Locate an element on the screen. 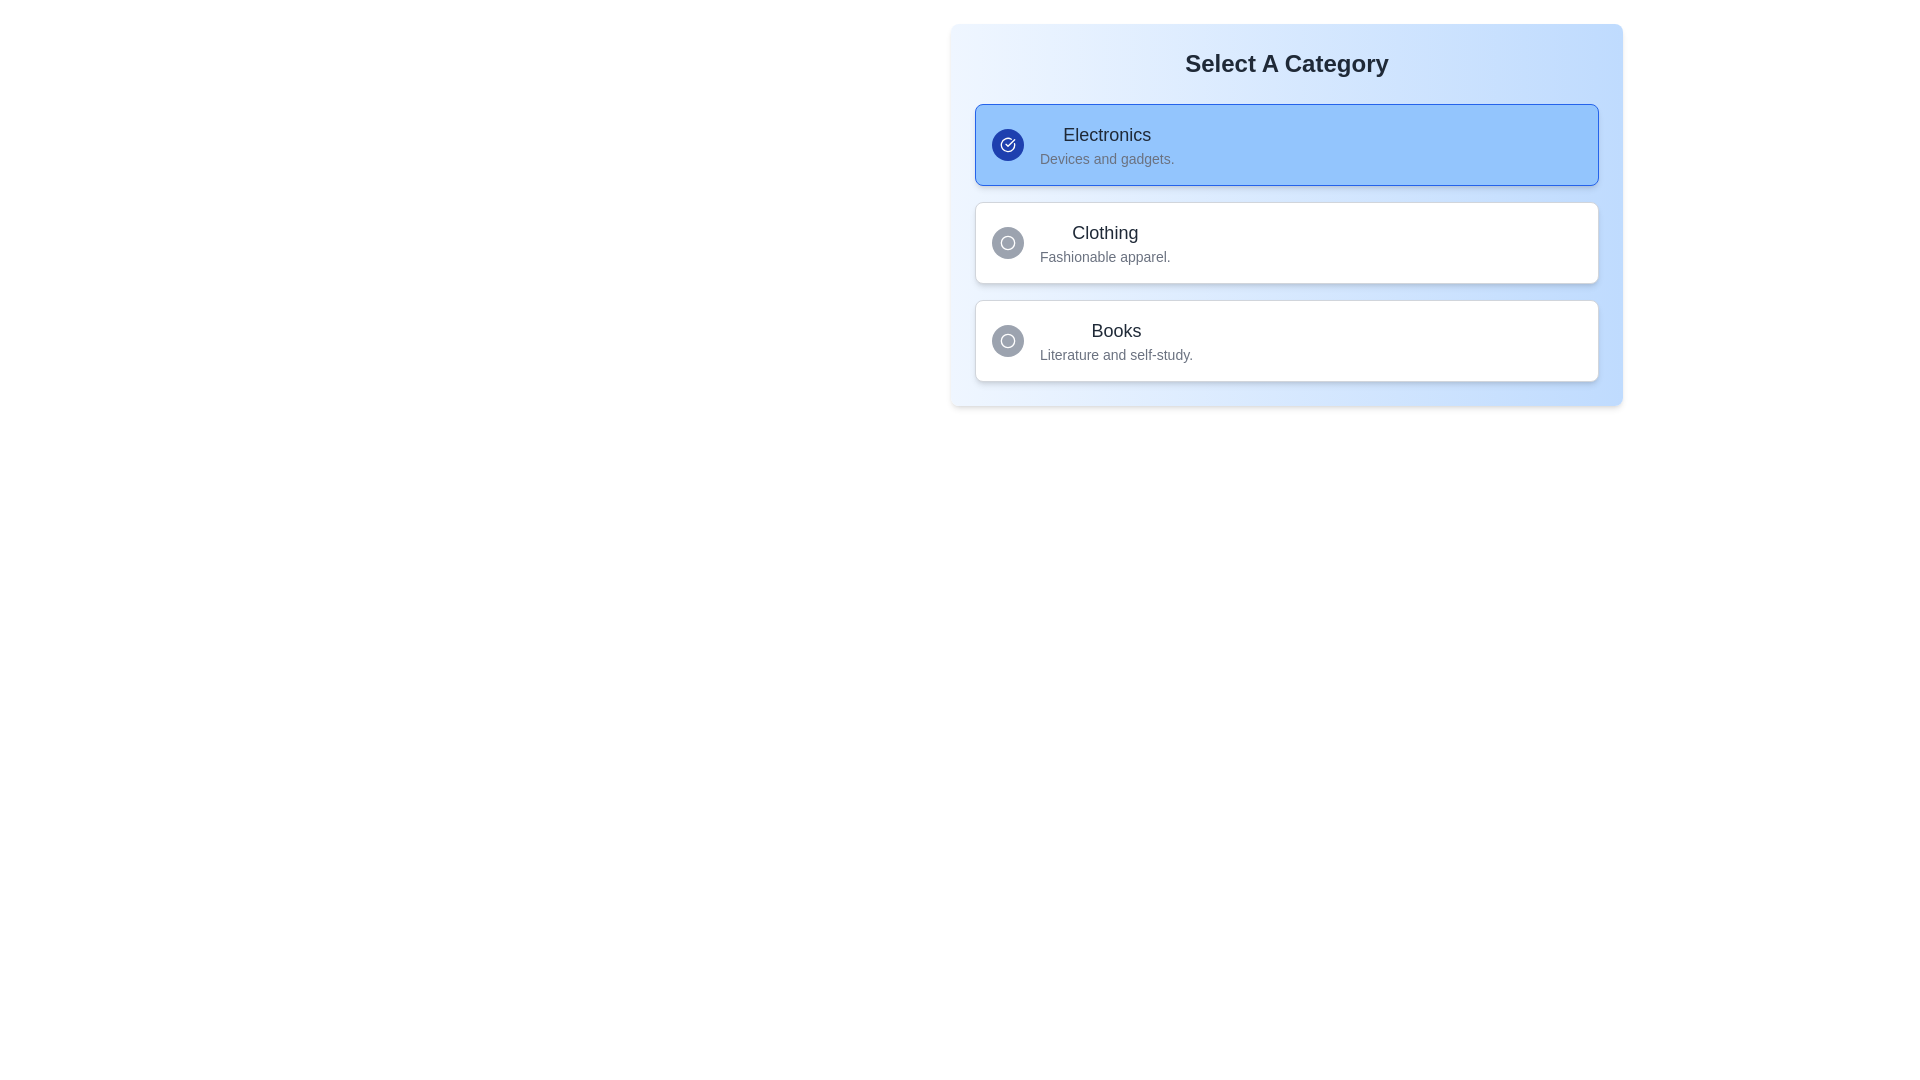 The width and height of the screenshot is (1920, 1080). the icon representing the 'Clothing' category is located at coordinates (1008, 242).